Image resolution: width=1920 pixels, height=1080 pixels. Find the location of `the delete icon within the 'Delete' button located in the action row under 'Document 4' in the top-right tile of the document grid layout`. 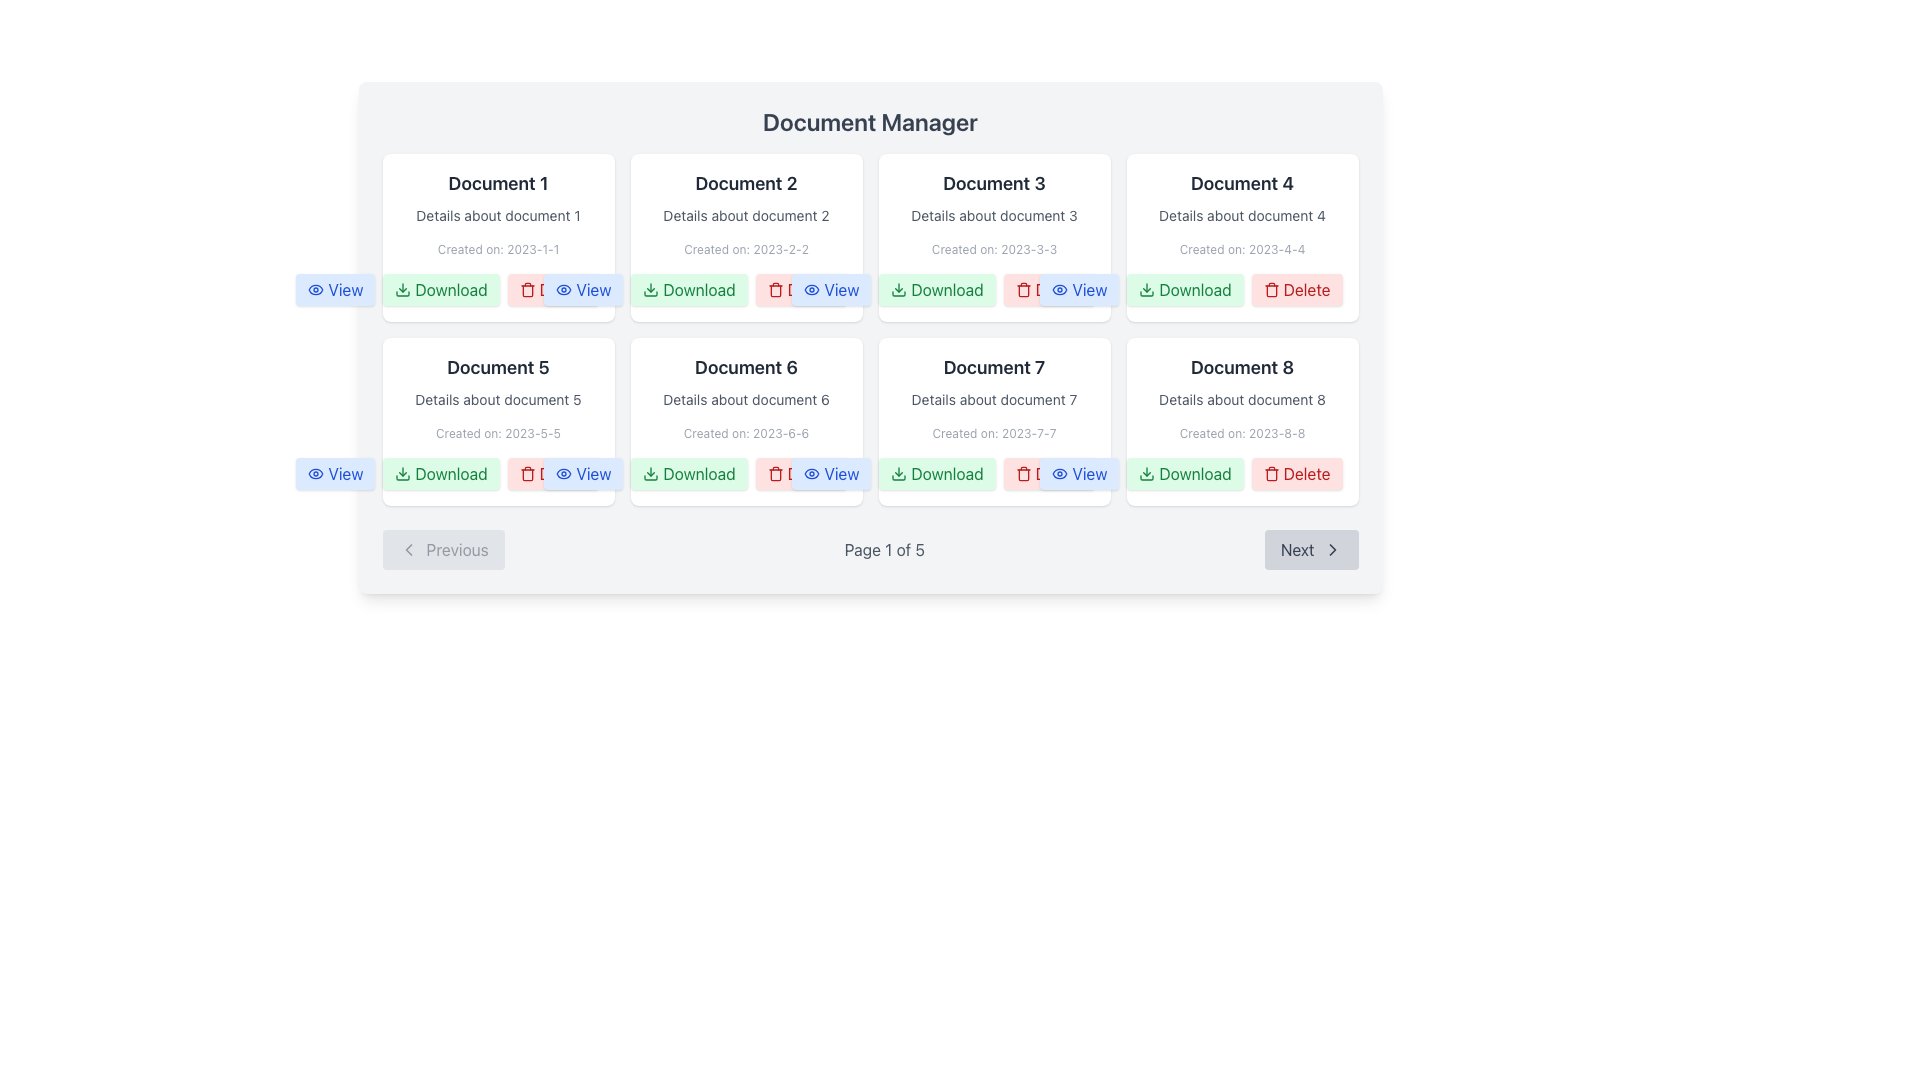

the delete icon within the 'Delete' button located in the action row under 'Document 4' in the top-right tile of the document grid layout is located at coordinates (1270, 474).